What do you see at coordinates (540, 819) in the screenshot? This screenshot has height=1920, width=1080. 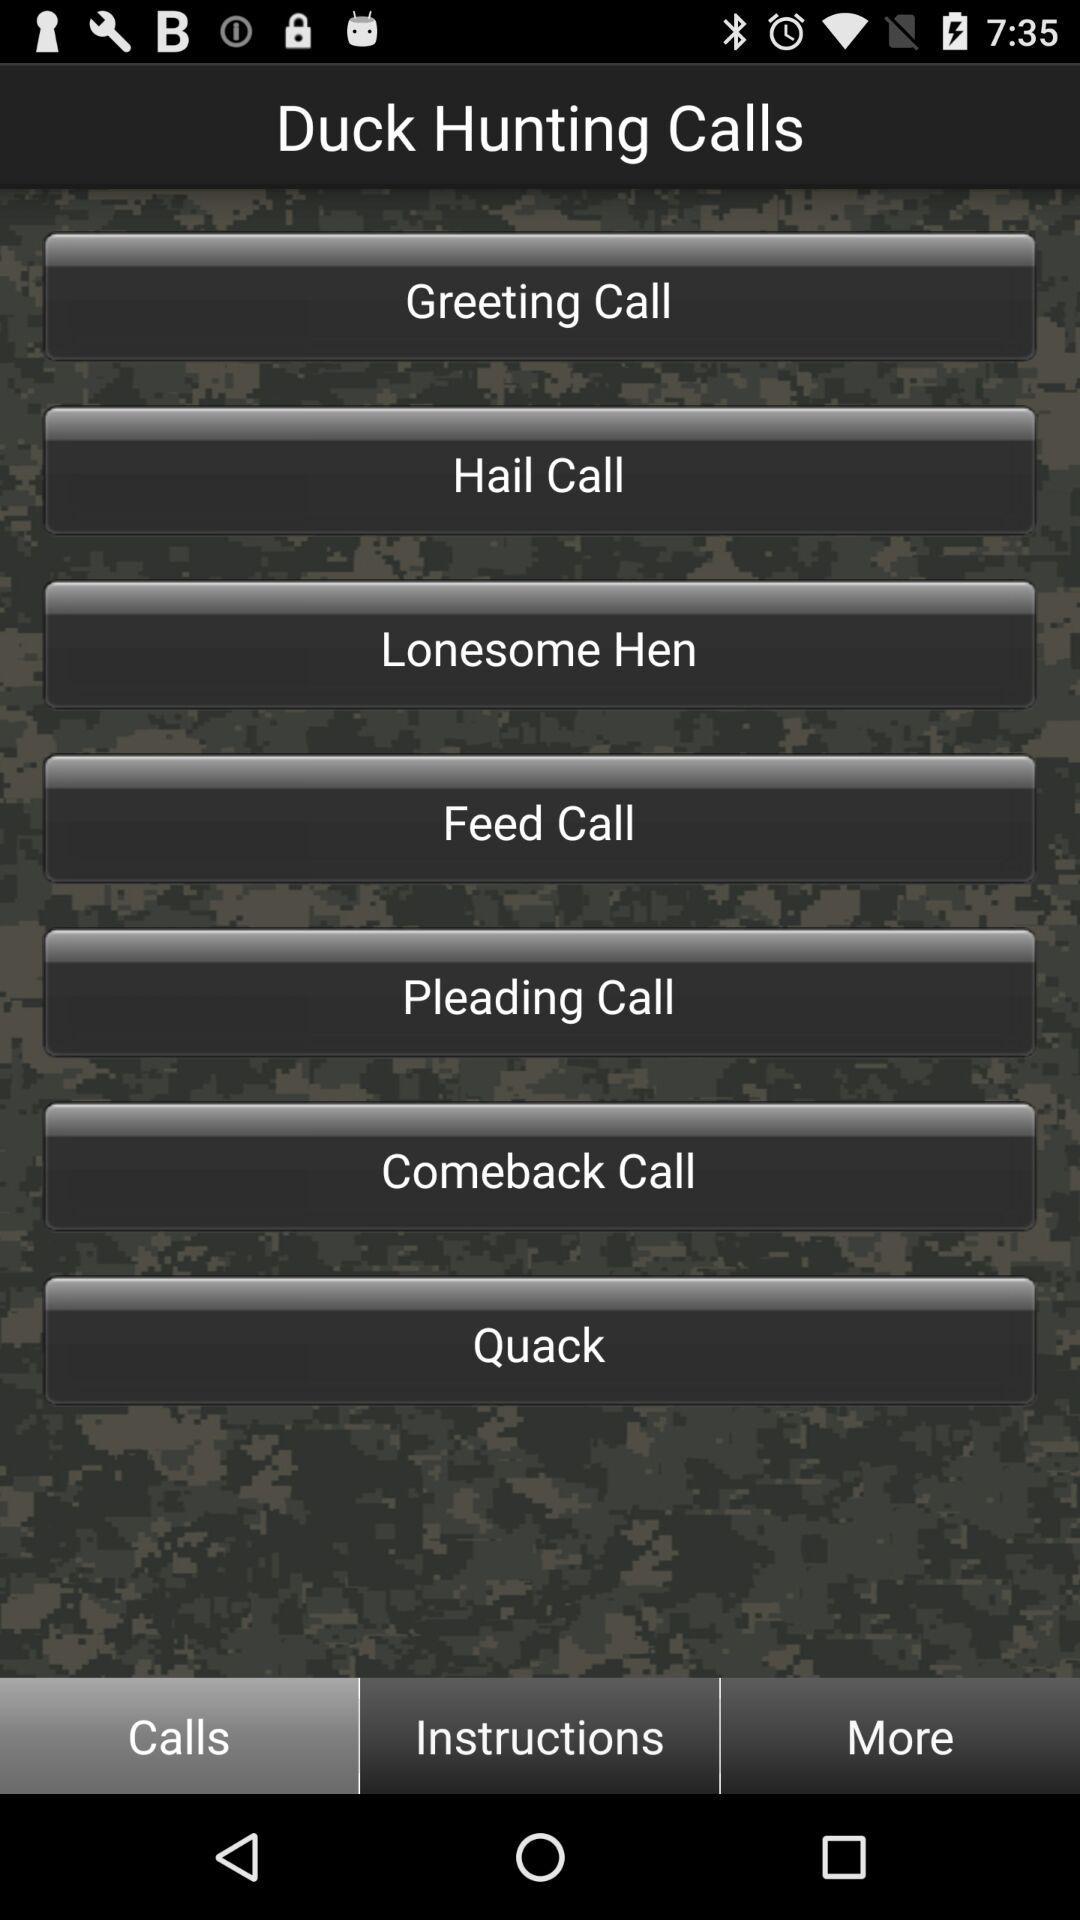 I see `icon above pleading call button` at bounding box center [540, 819].